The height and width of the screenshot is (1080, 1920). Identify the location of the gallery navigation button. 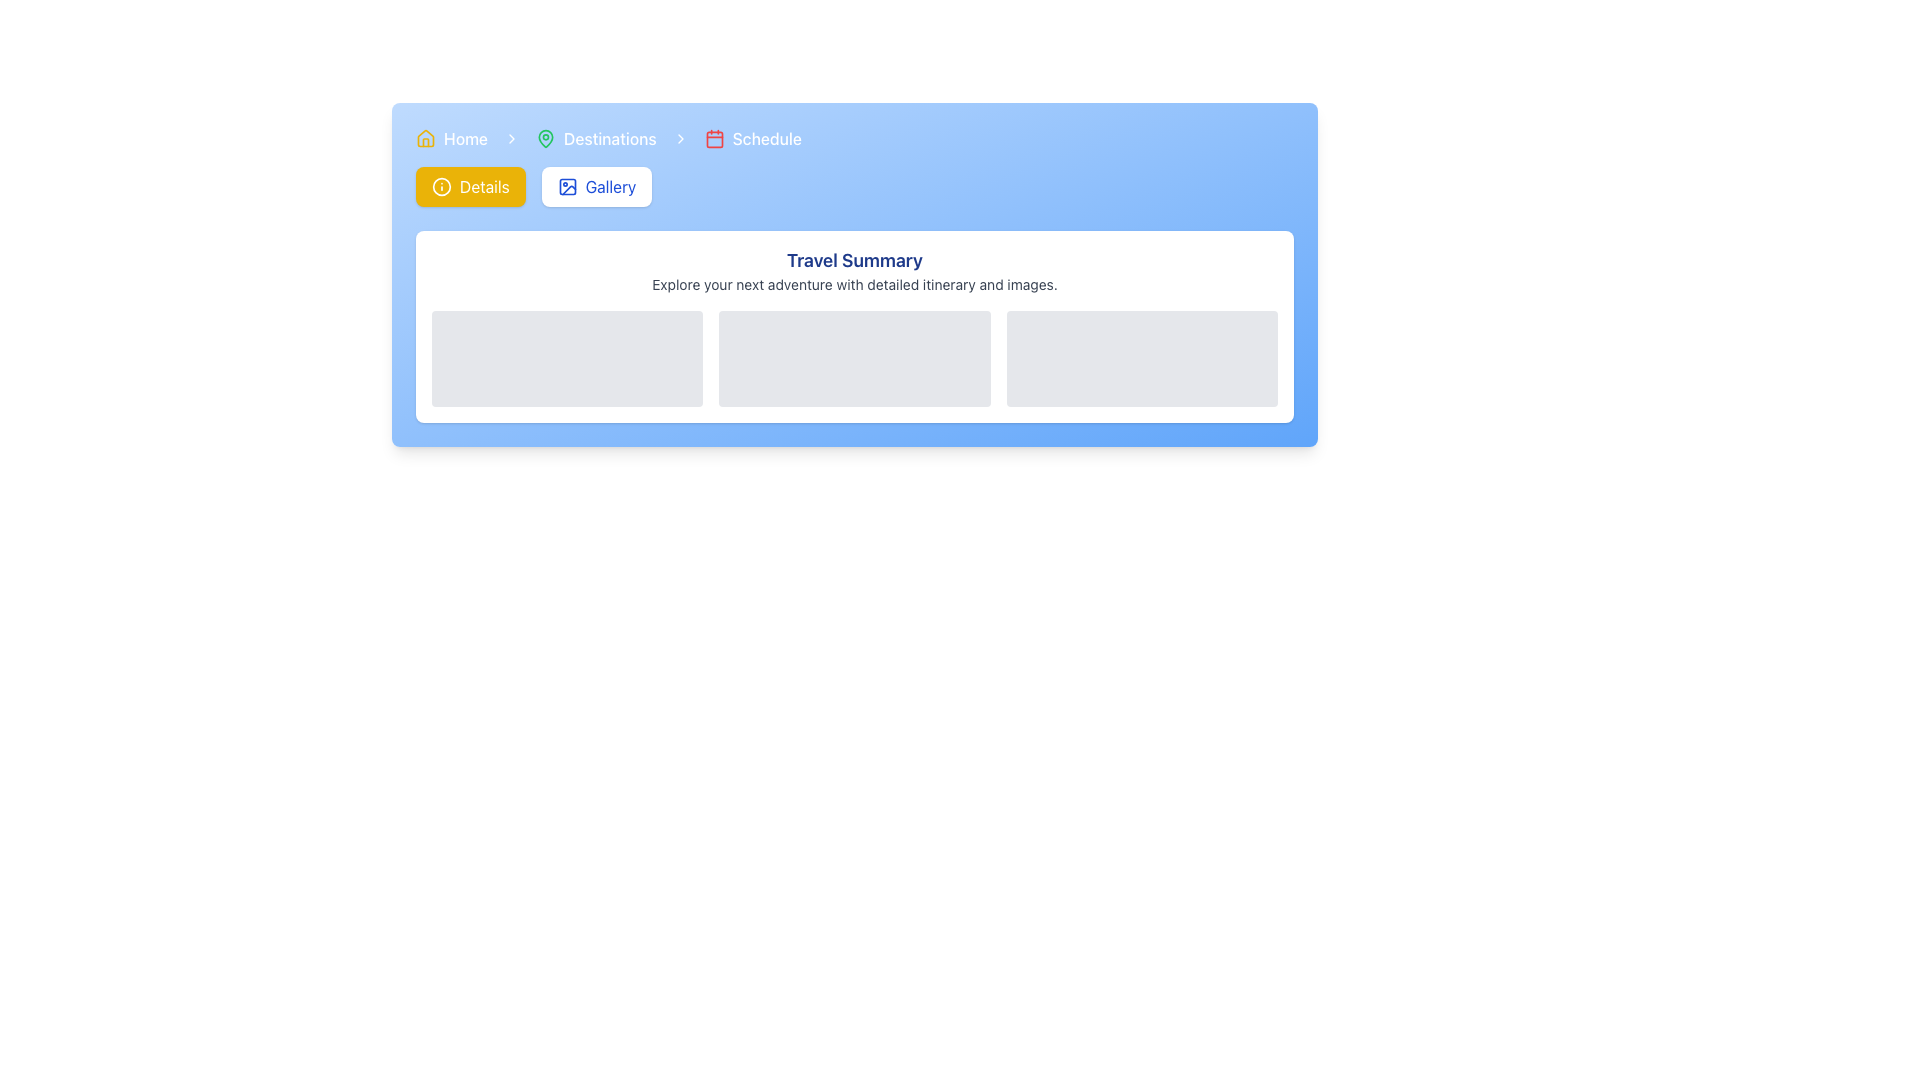
(595, 186).